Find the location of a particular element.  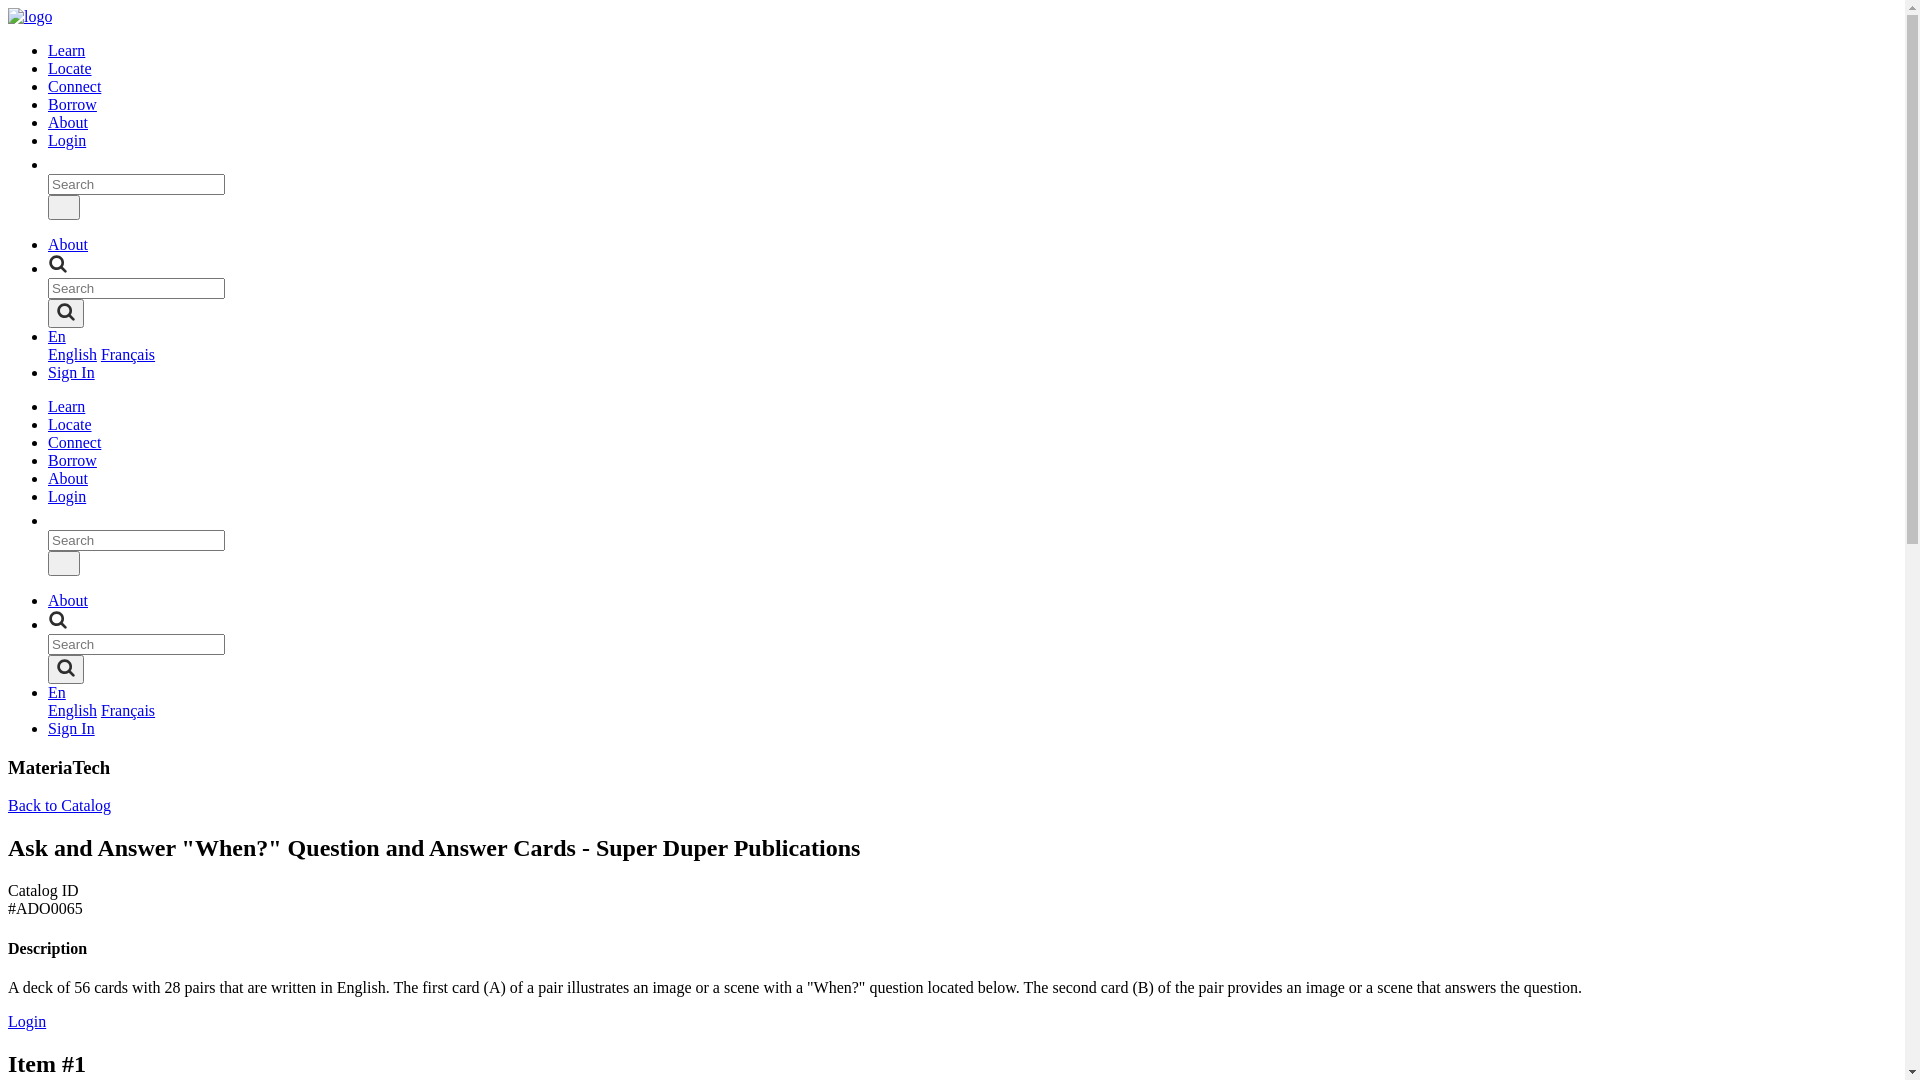

'About' is located at coordinates (67, 243).